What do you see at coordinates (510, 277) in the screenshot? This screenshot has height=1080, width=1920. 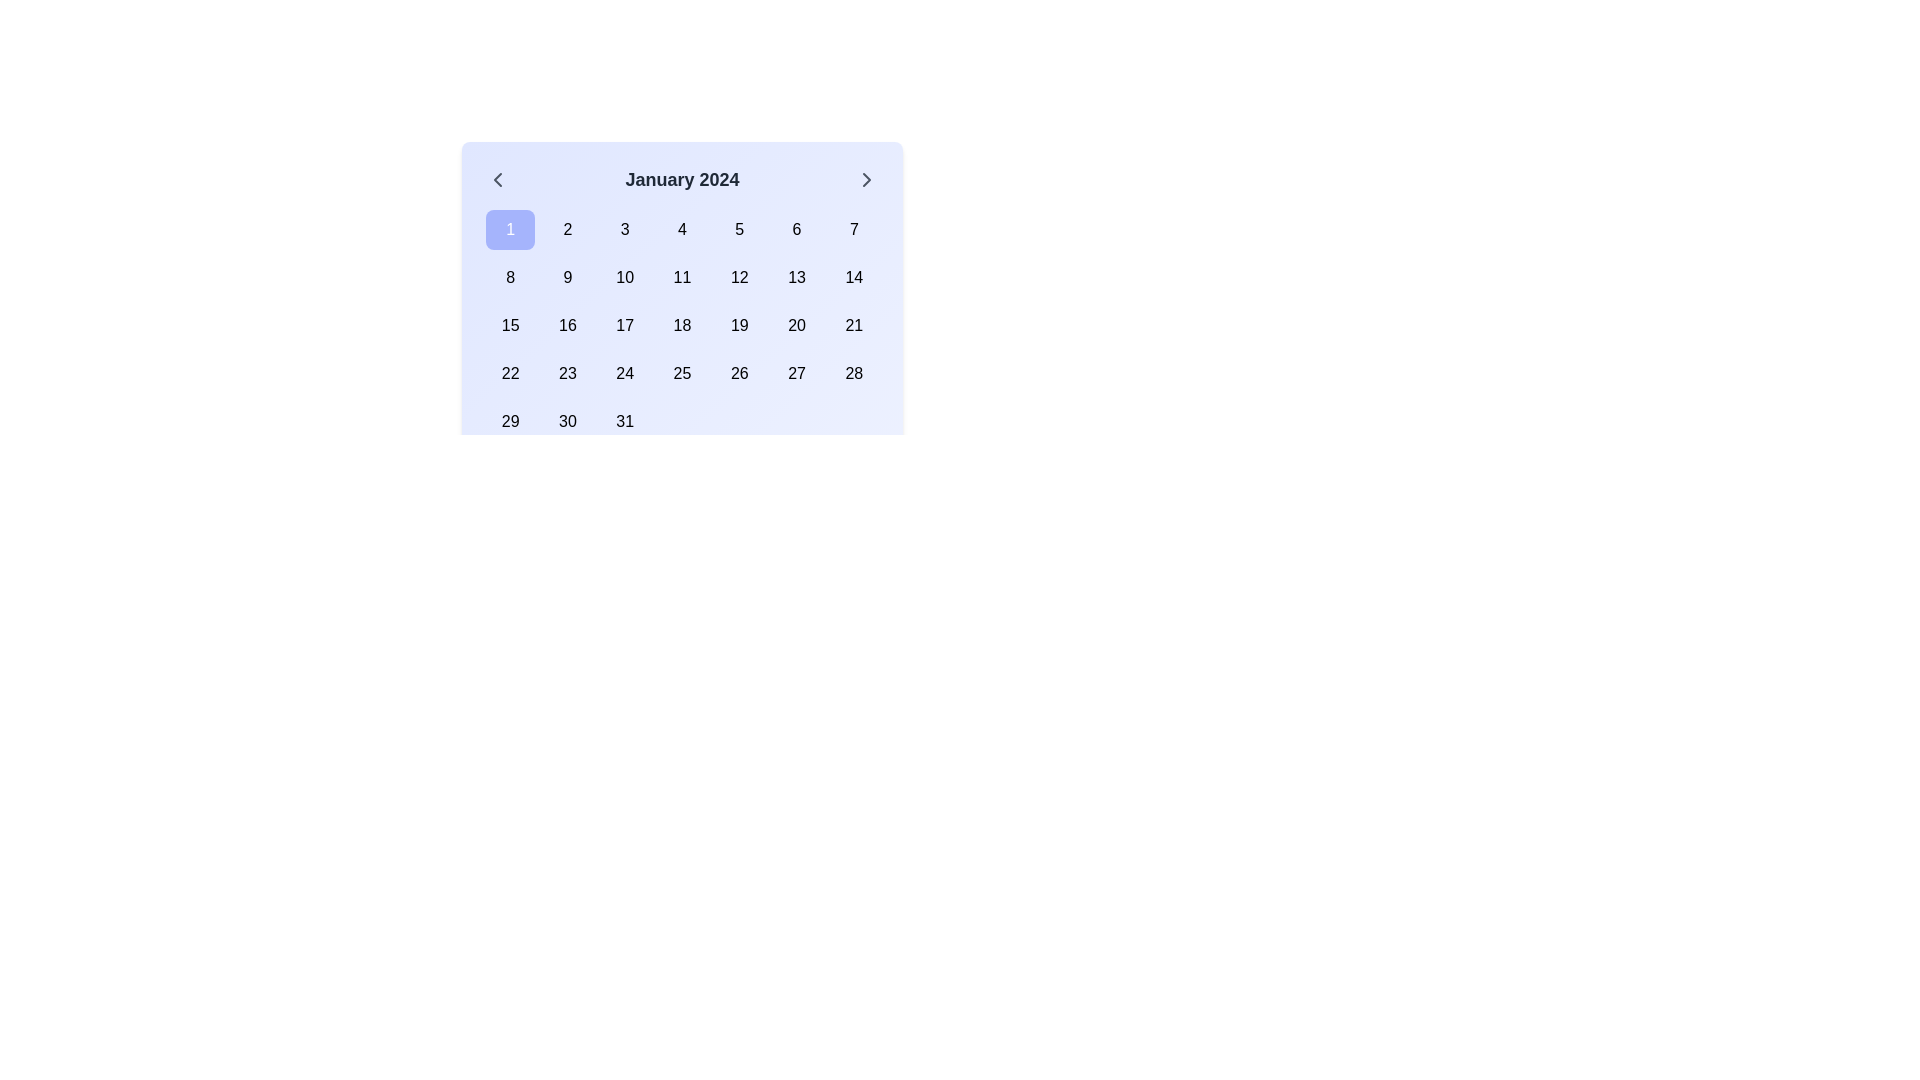 I see `the square button displaying the text '8'` at bounding box center [510, 277].